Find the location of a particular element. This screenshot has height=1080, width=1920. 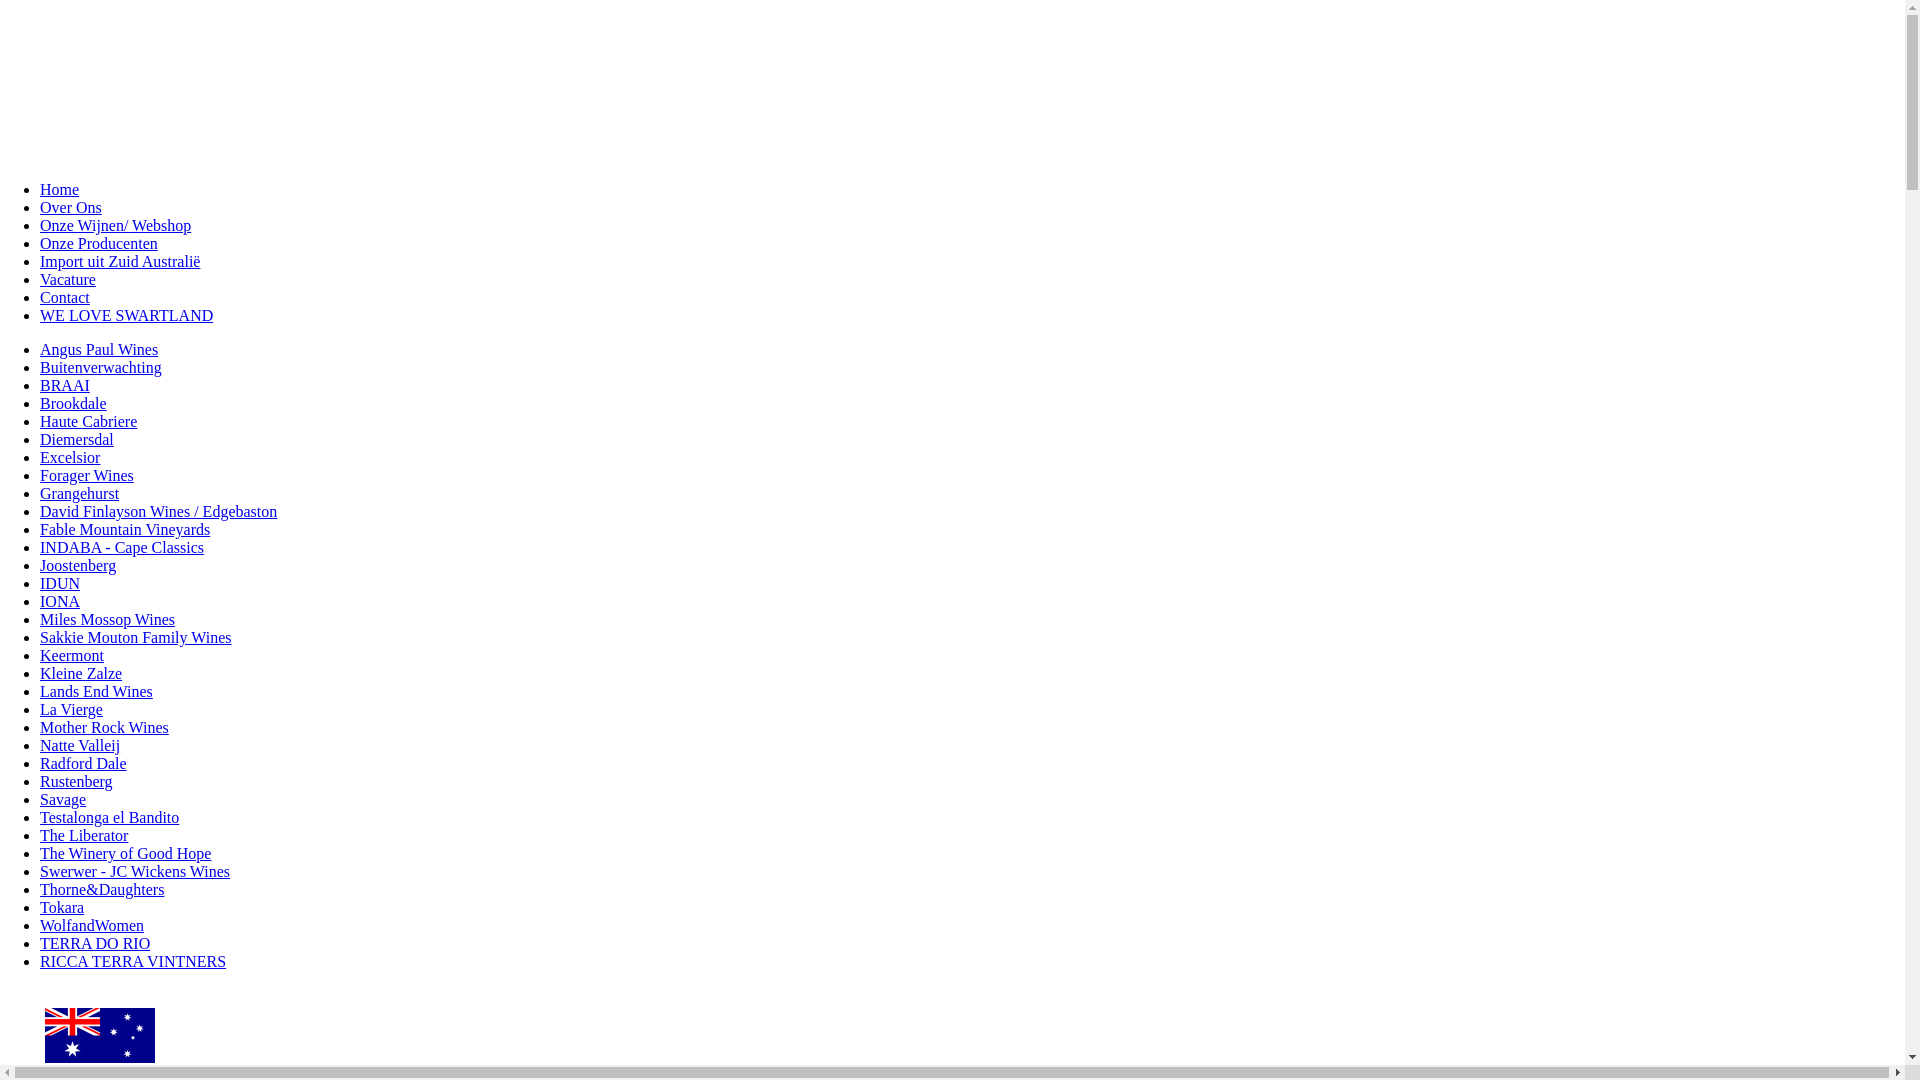

'Haute Cabriere' is located at coordinates (87, 420).